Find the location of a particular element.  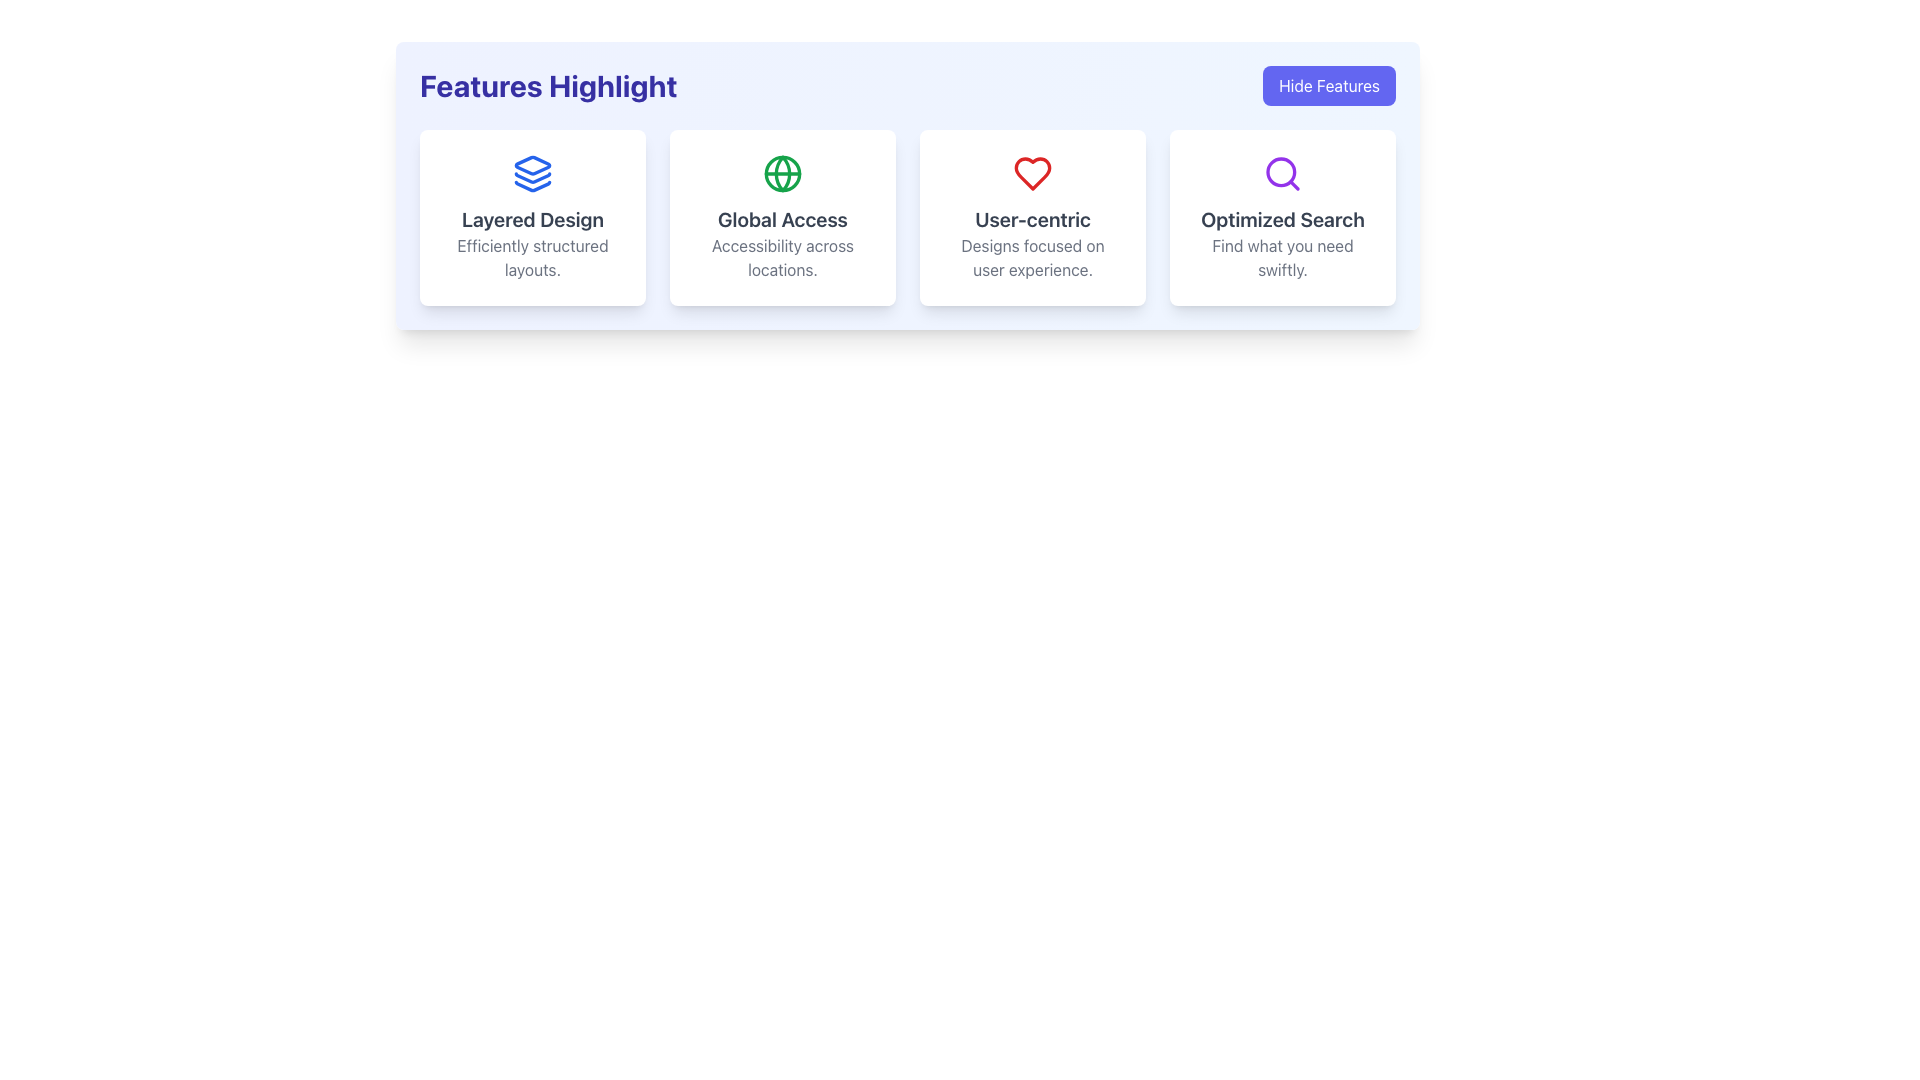

the central part of the red heart icon within the 'User-centric' card, which is the third card in a horizontal row of feature cards is located at coordinates (1032, 172).